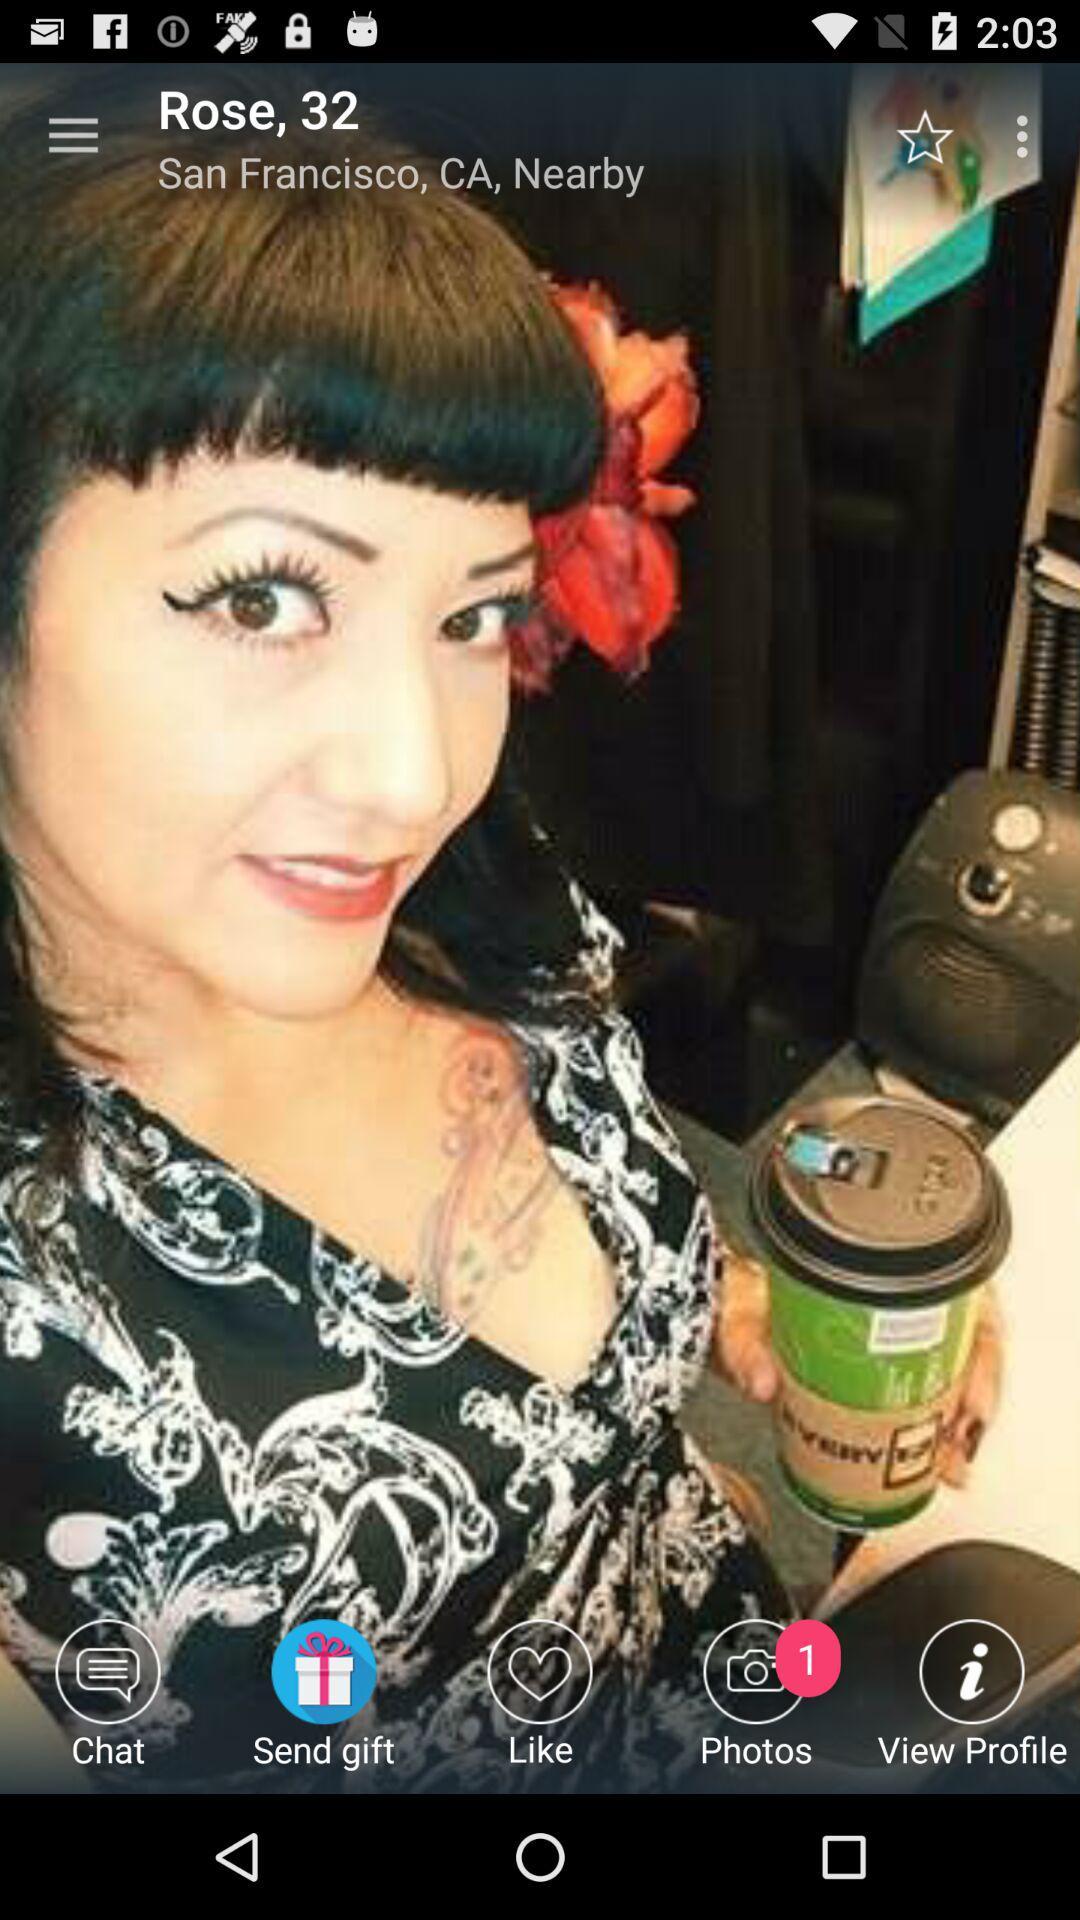 The height and width of the screenshot is (1920, 1080). I want to click on item next to the like, so click(323, 1705).